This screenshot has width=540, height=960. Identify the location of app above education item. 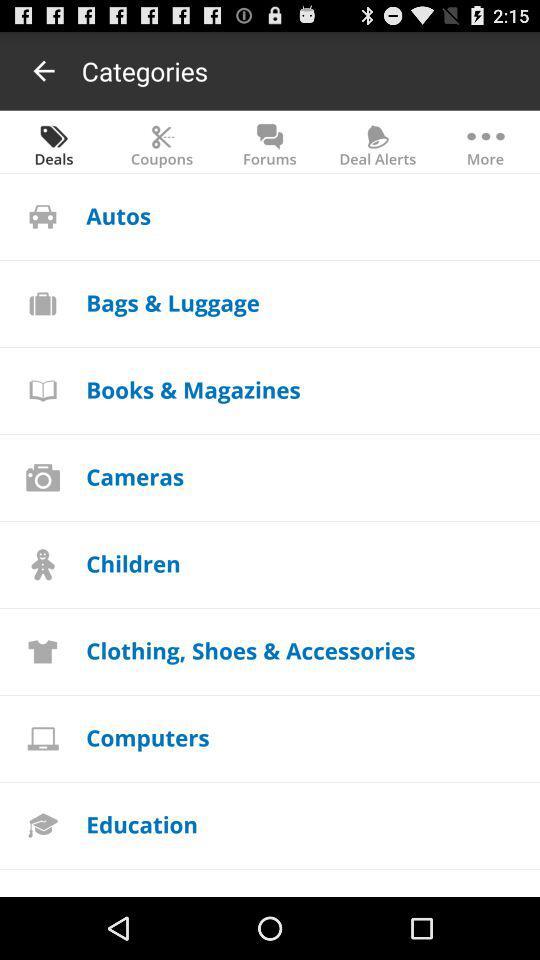
(146, 736).